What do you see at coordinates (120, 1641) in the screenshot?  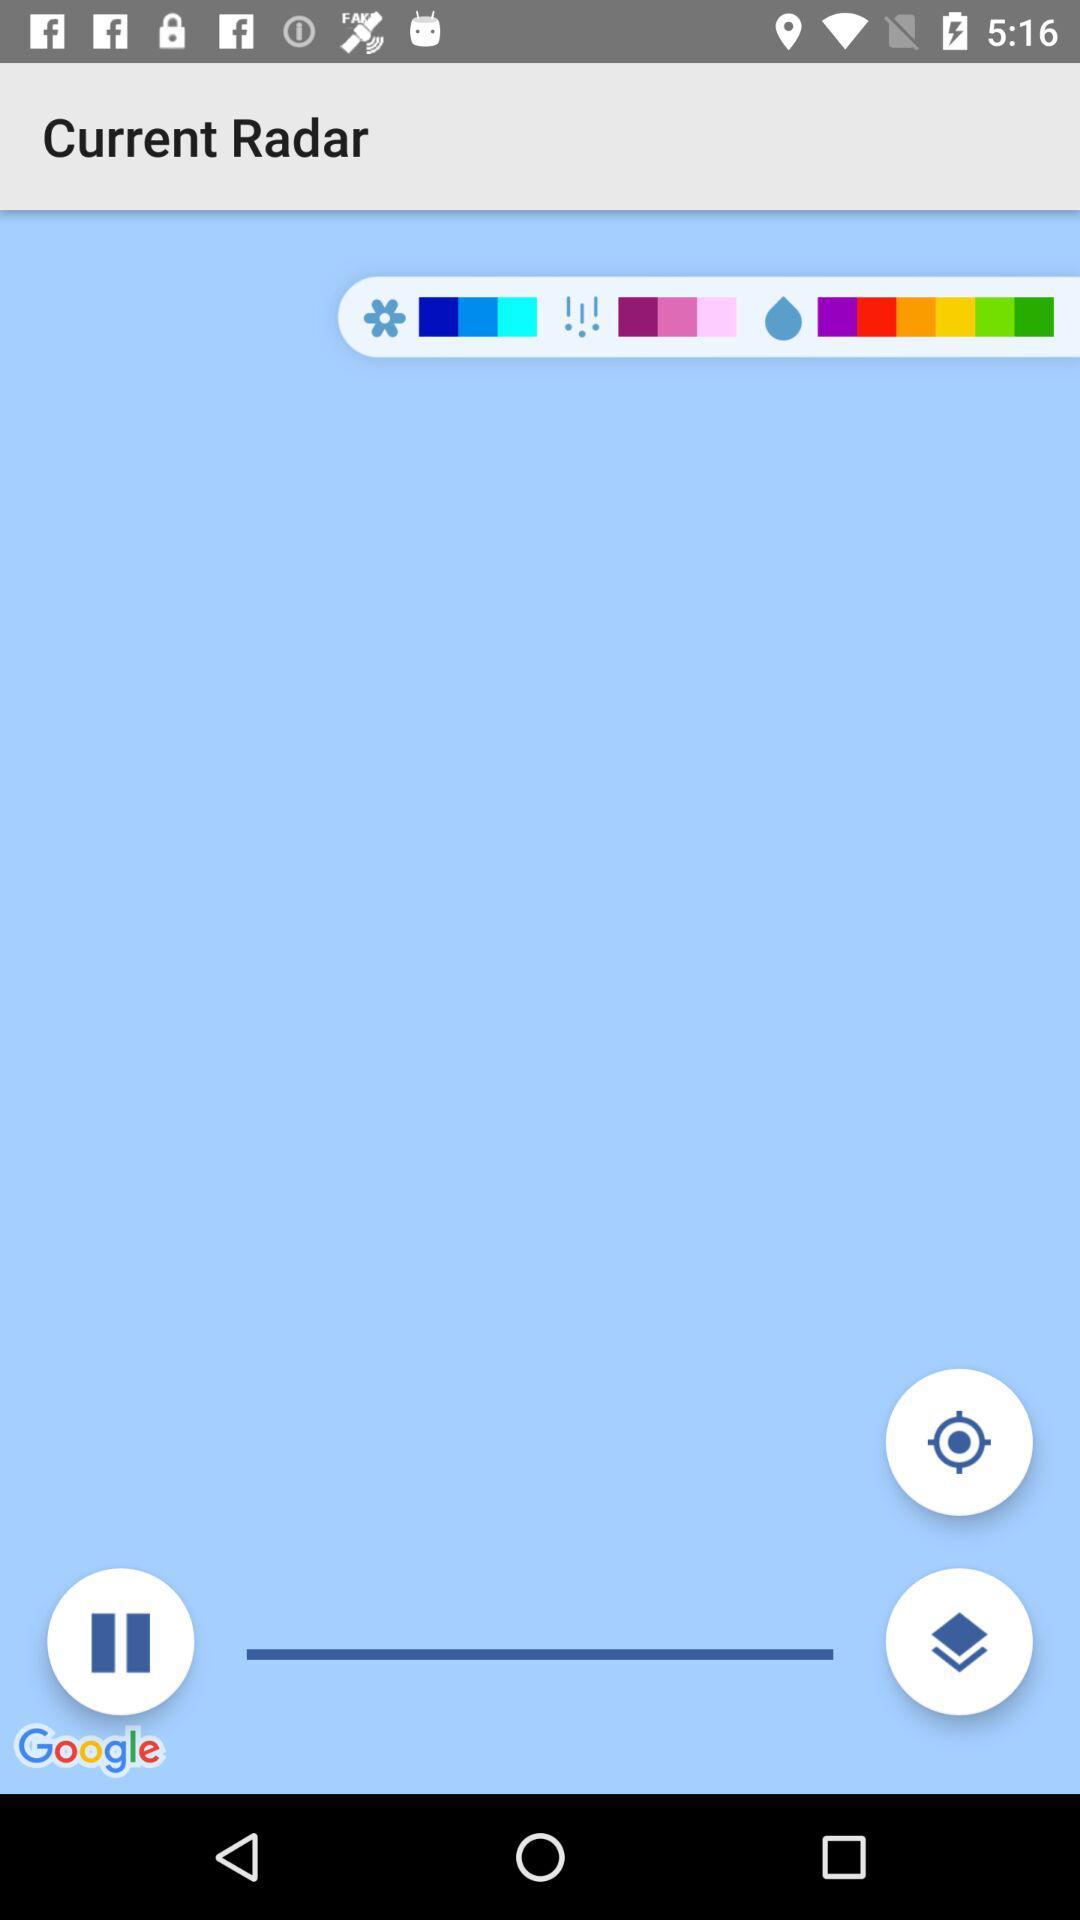 I see `the icon below current radar` at bounding box center [120, 1641].